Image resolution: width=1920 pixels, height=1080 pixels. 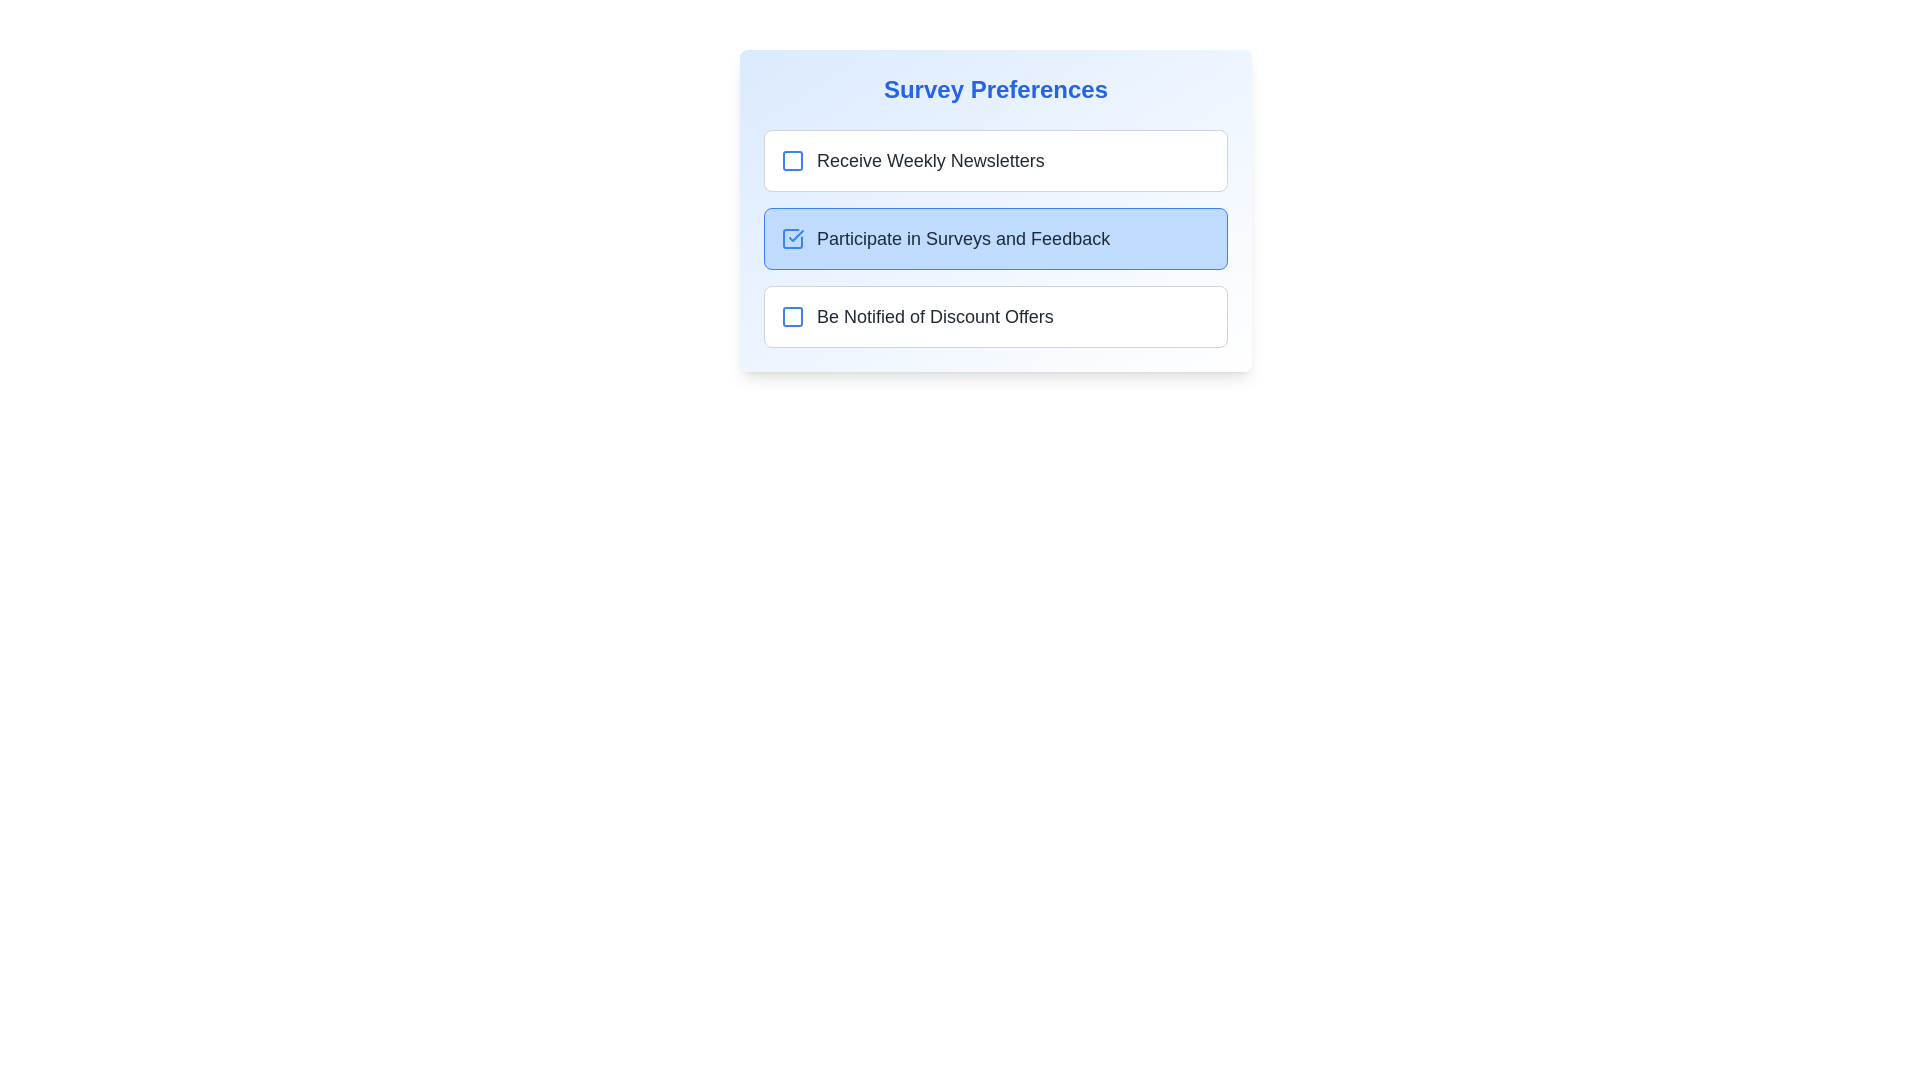 What do you see at coordinates (791, 315) in the screenshot?
I see `the checkbox for 'Be Notified of Discount Offers'` at bounding box center [791, 315].